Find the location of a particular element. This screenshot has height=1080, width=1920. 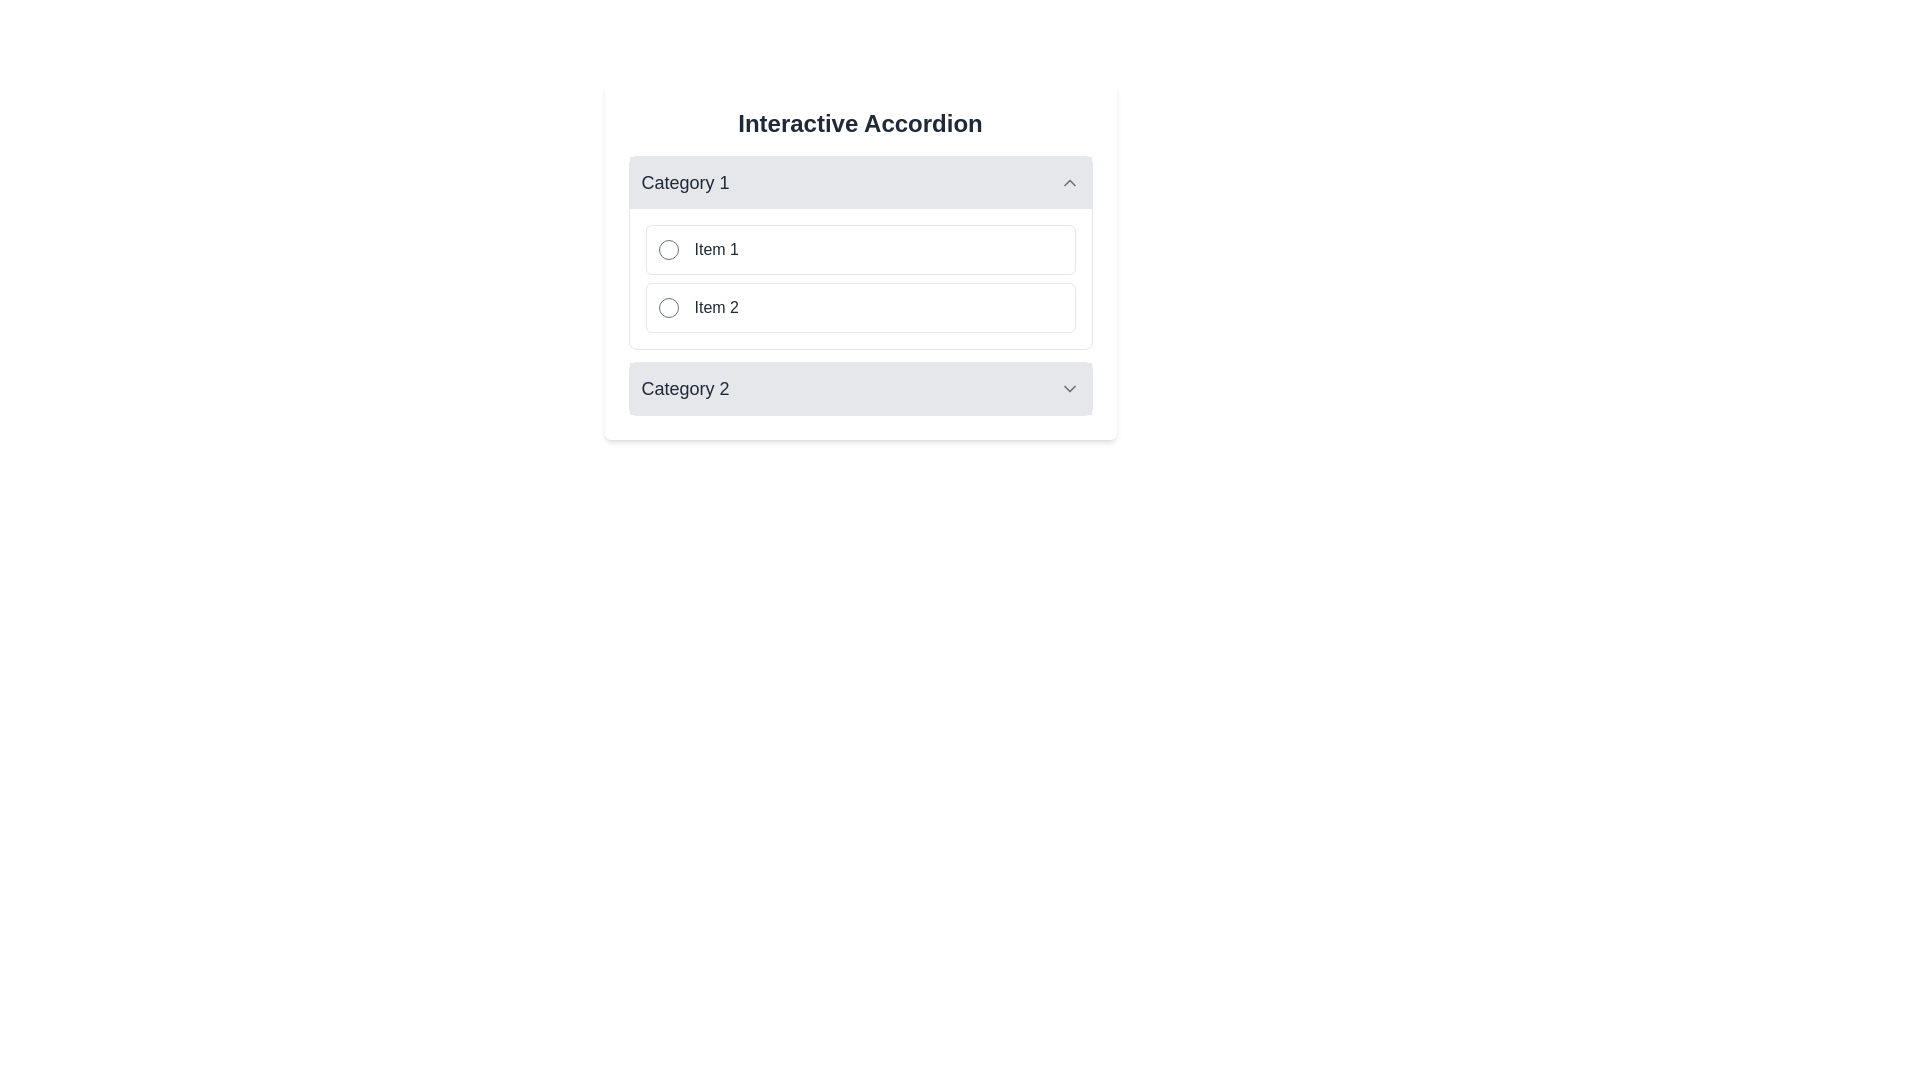

the second selectable list item with a radio button under 'Category 1' for accessibility navigation is located at coordinates (860, 308).